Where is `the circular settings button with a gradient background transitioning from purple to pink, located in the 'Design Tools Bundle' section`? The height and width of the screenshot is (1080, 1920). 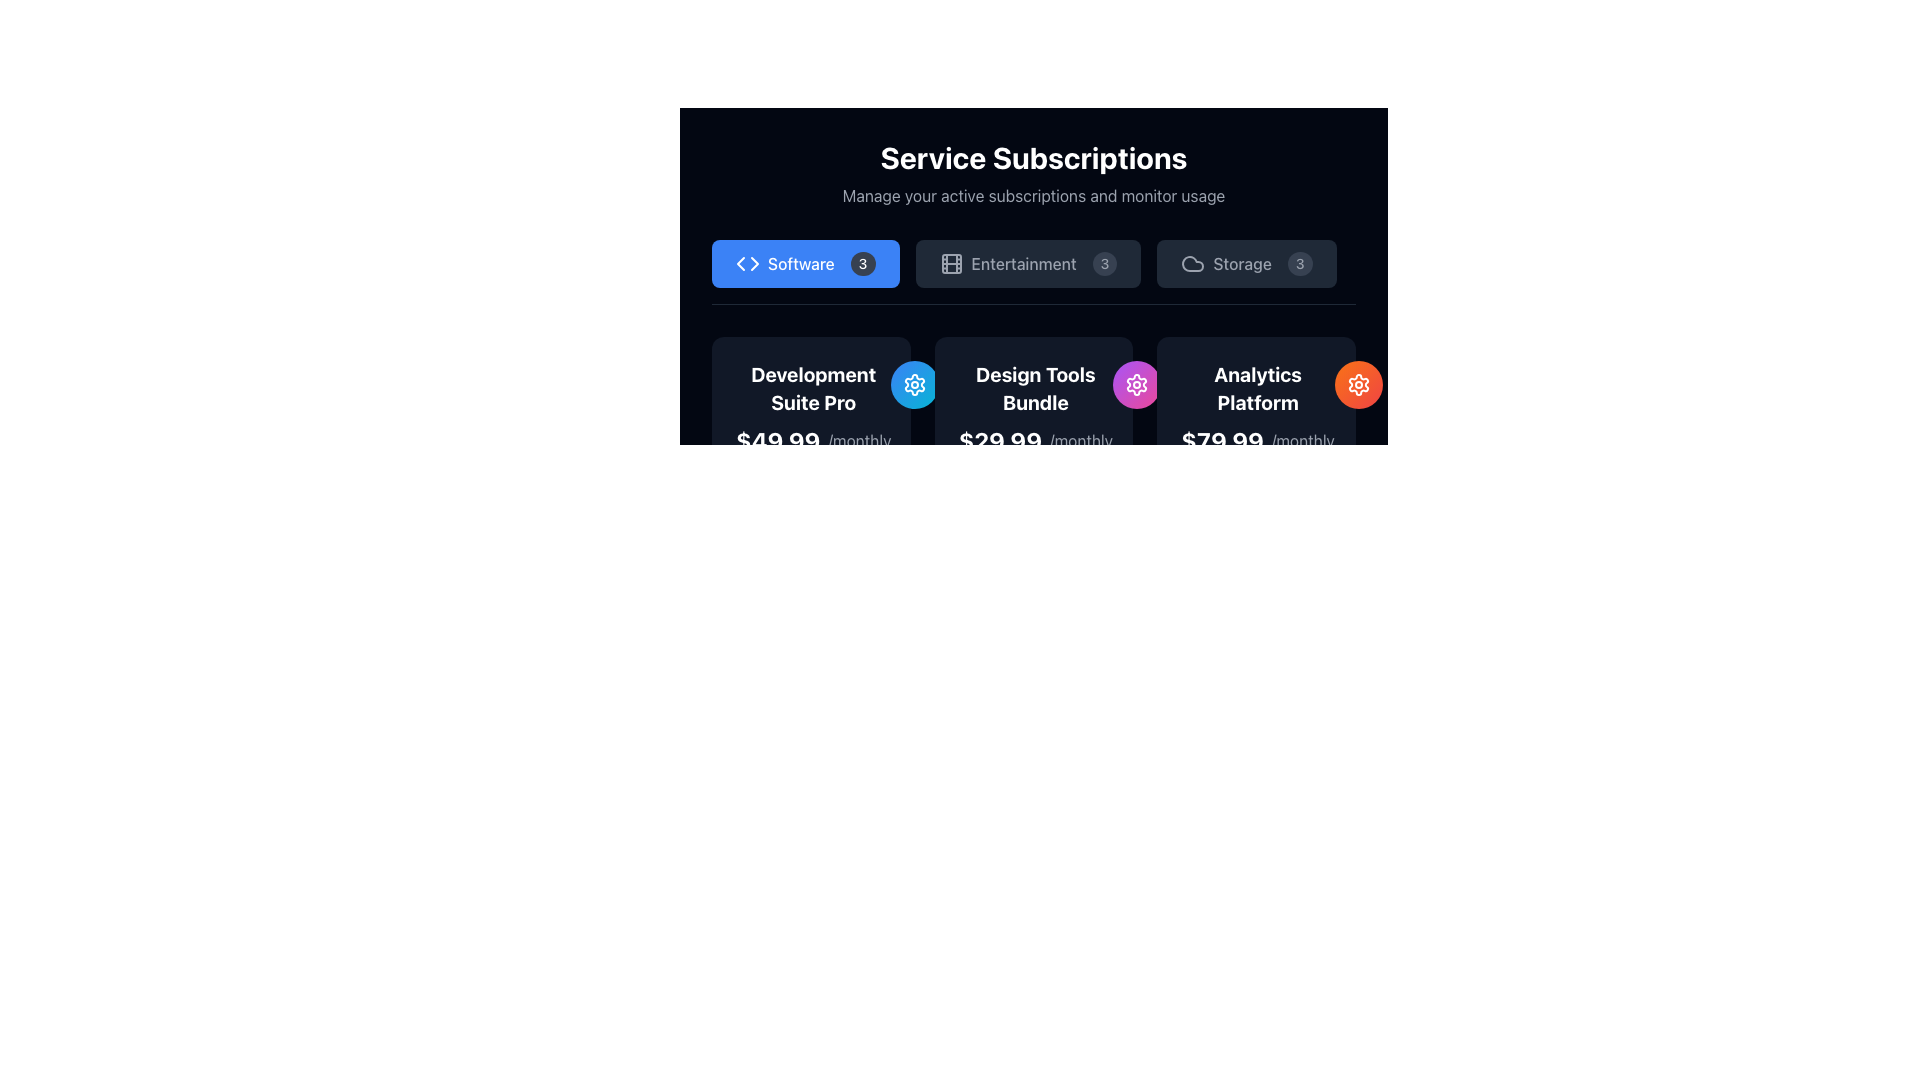 the circular settings button with a gradient background transitioning from purple to pink, located in the 'Design Tools Bundle' section is located at coordinates (1137, 385).